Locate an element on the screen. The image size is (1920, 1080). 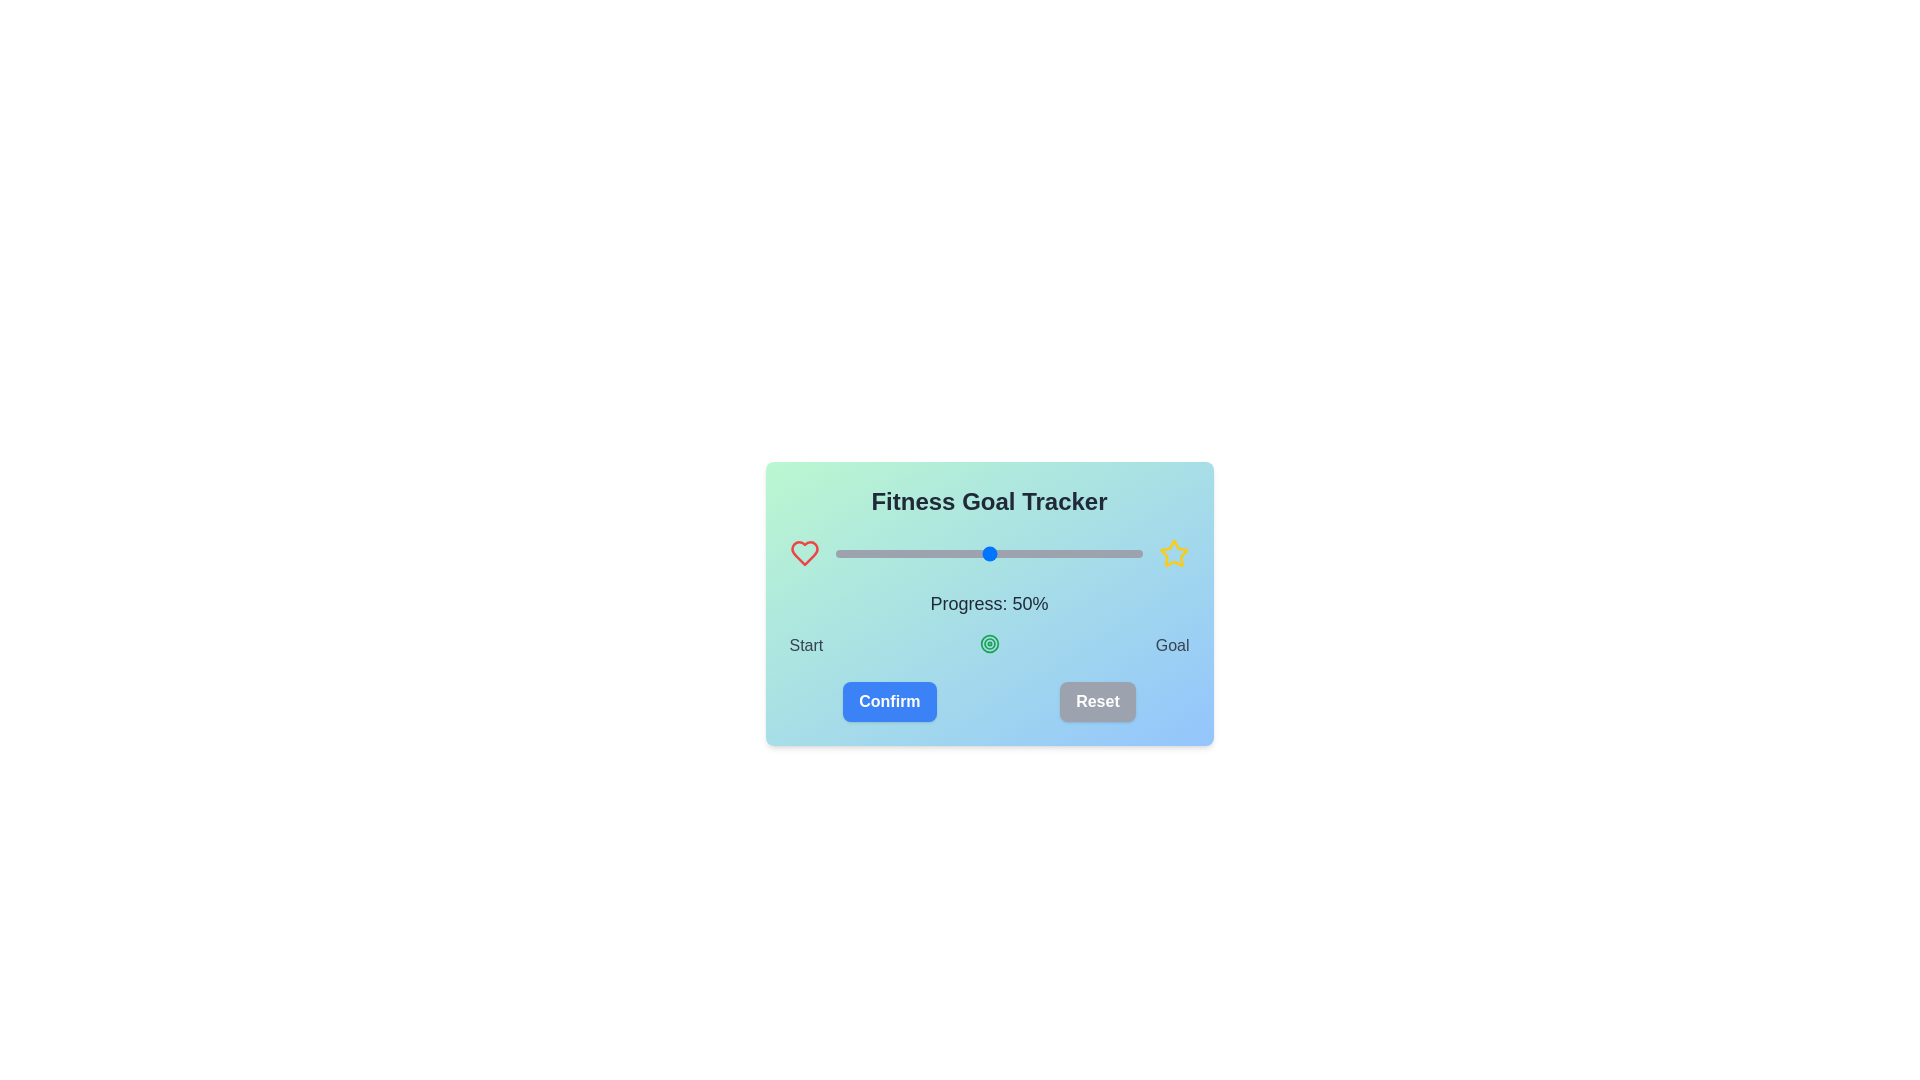
the slider to set progress to 4% is located at coordinates (848, 554).